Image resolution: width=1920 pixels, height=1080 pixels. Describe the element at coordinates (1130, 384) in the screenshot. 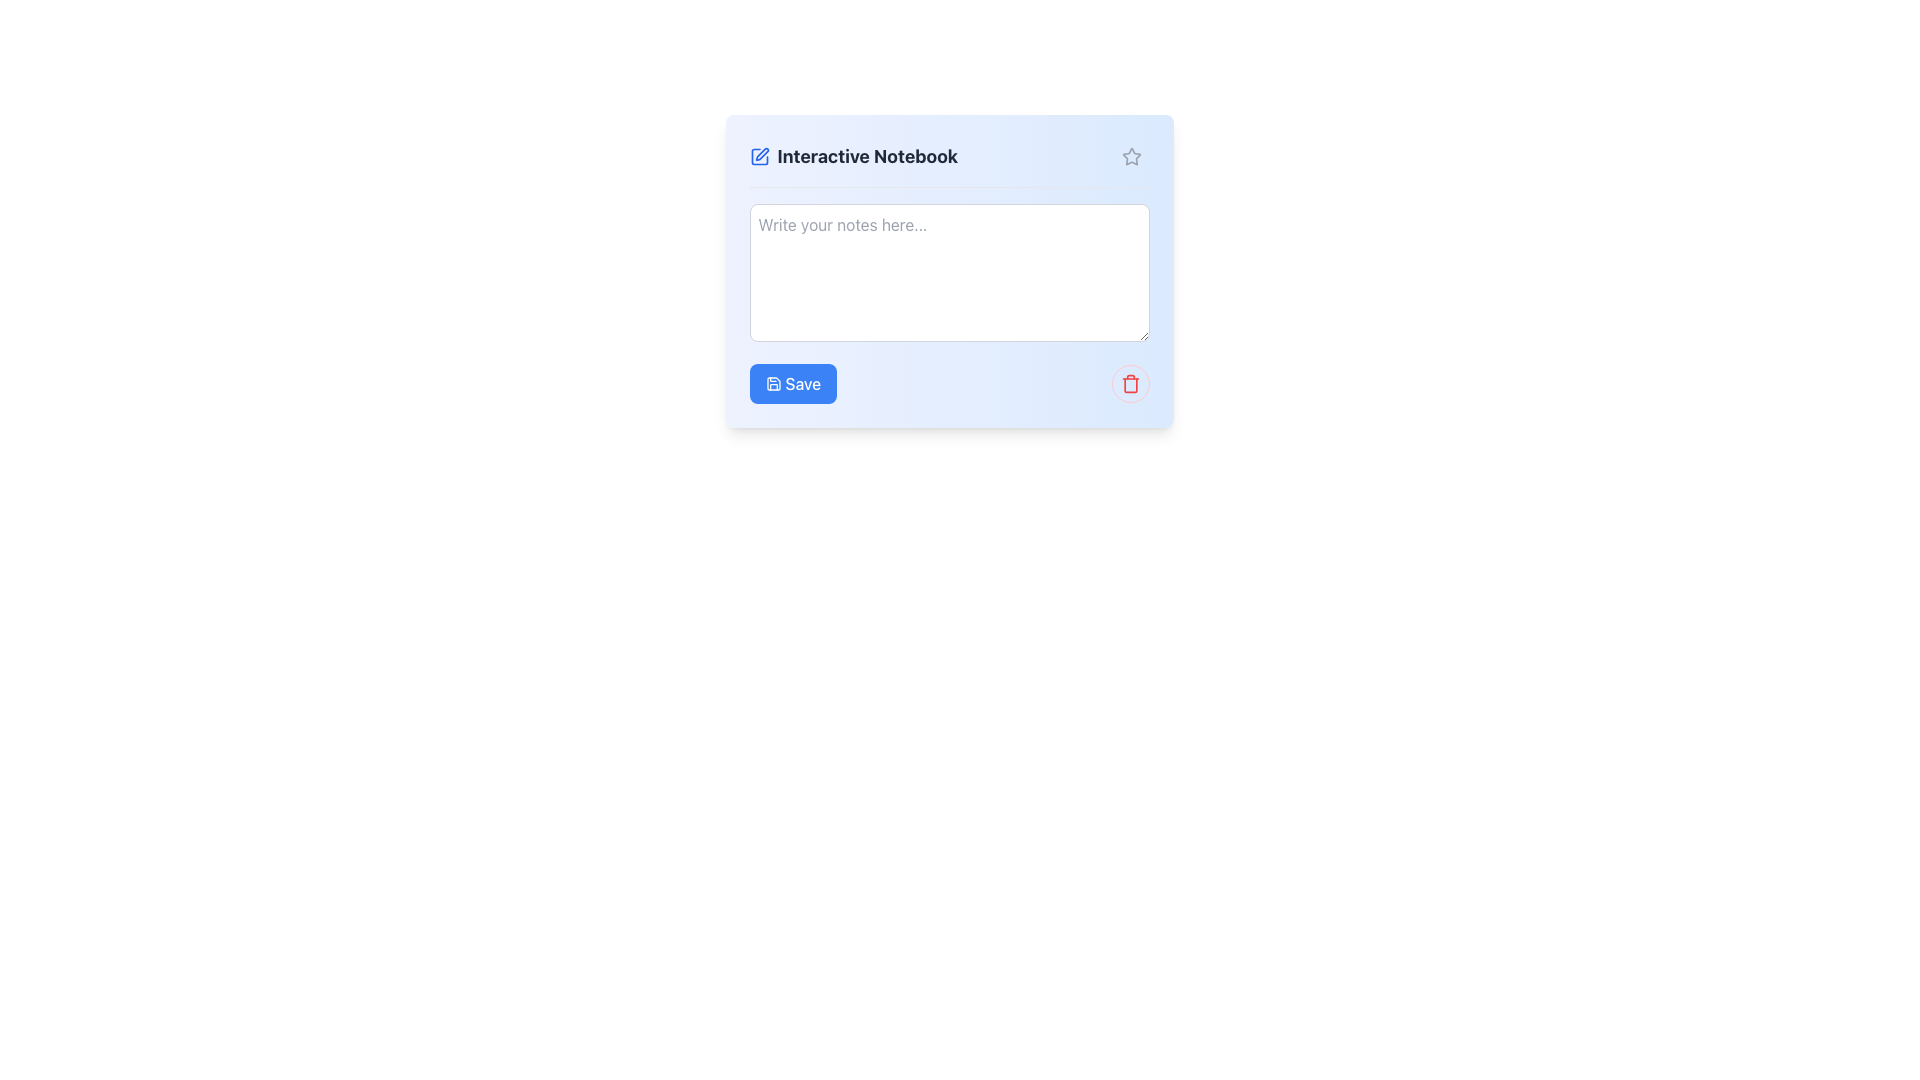

I see `the trash icon button located at the bottom-right of the 'Interactive Notebook' card` at that location.